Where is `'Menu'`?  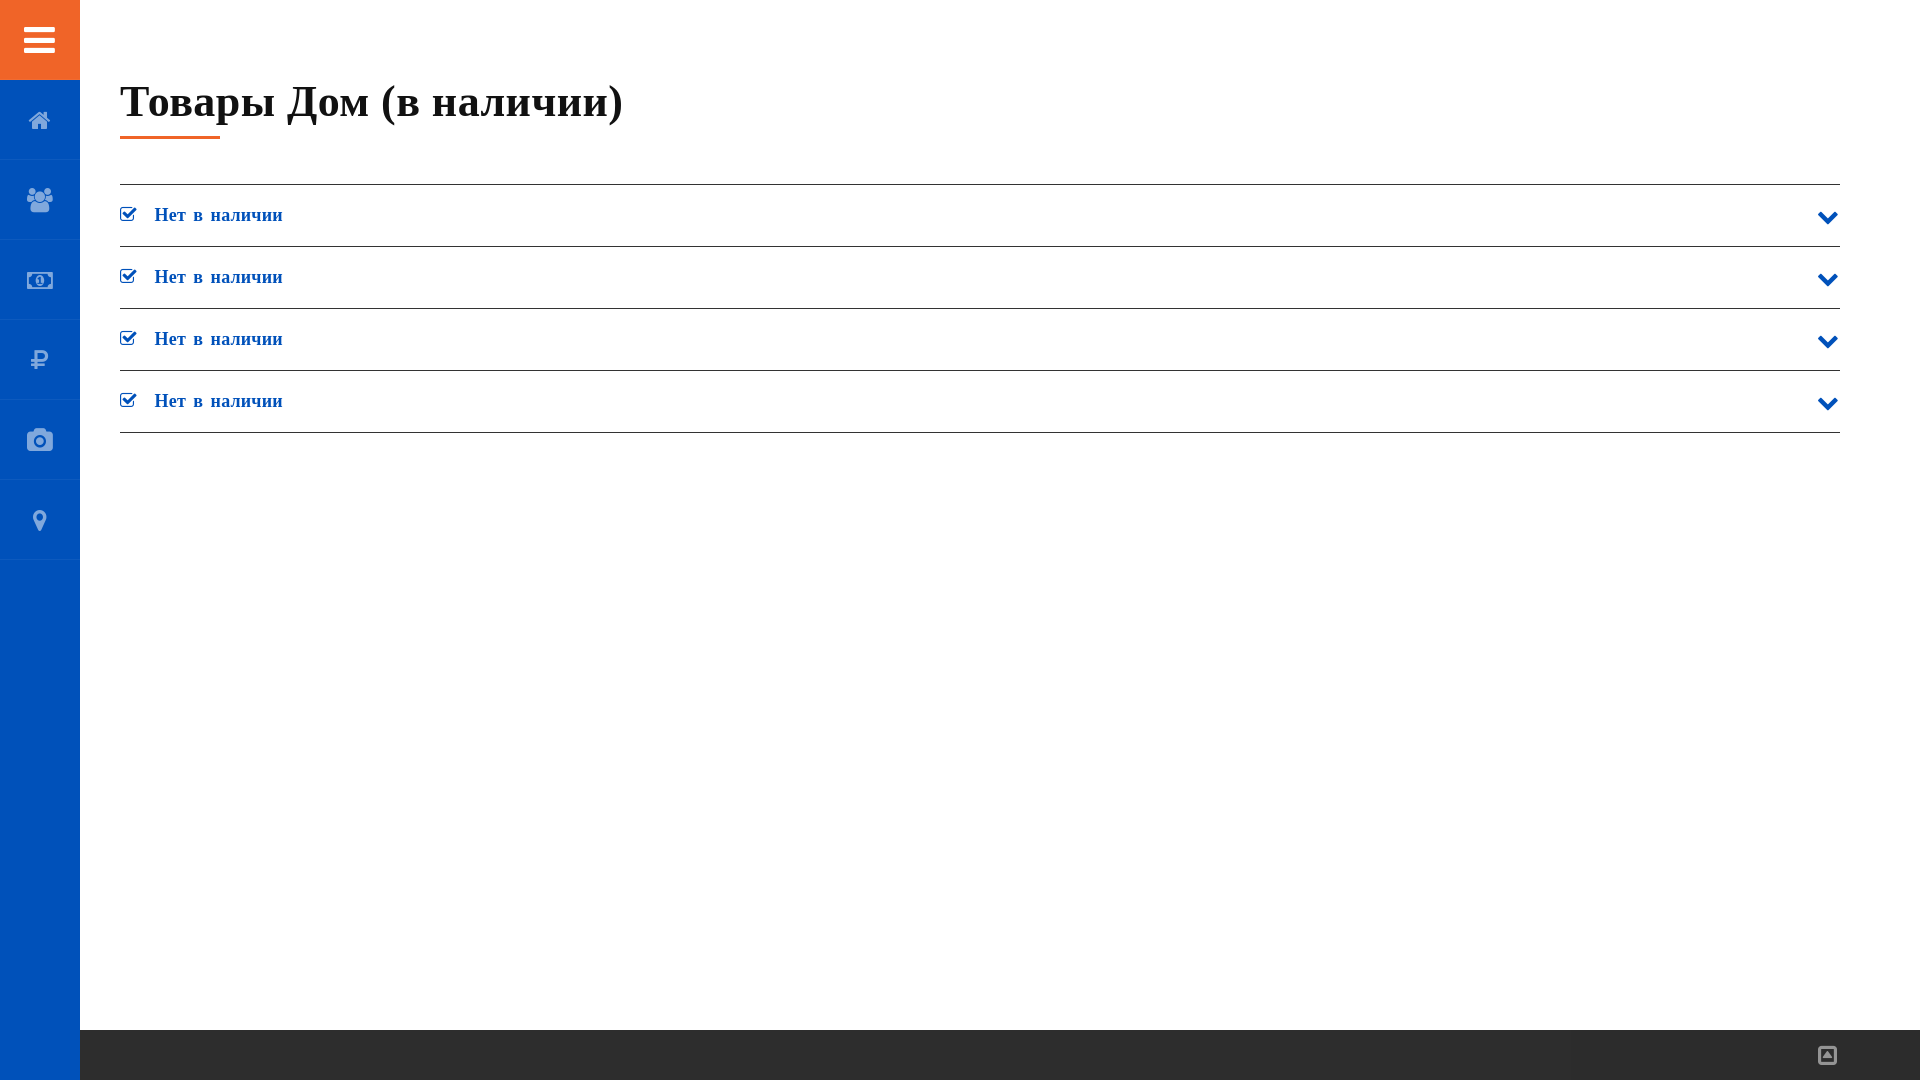 'Menu' is located at coordinates (39, 39).